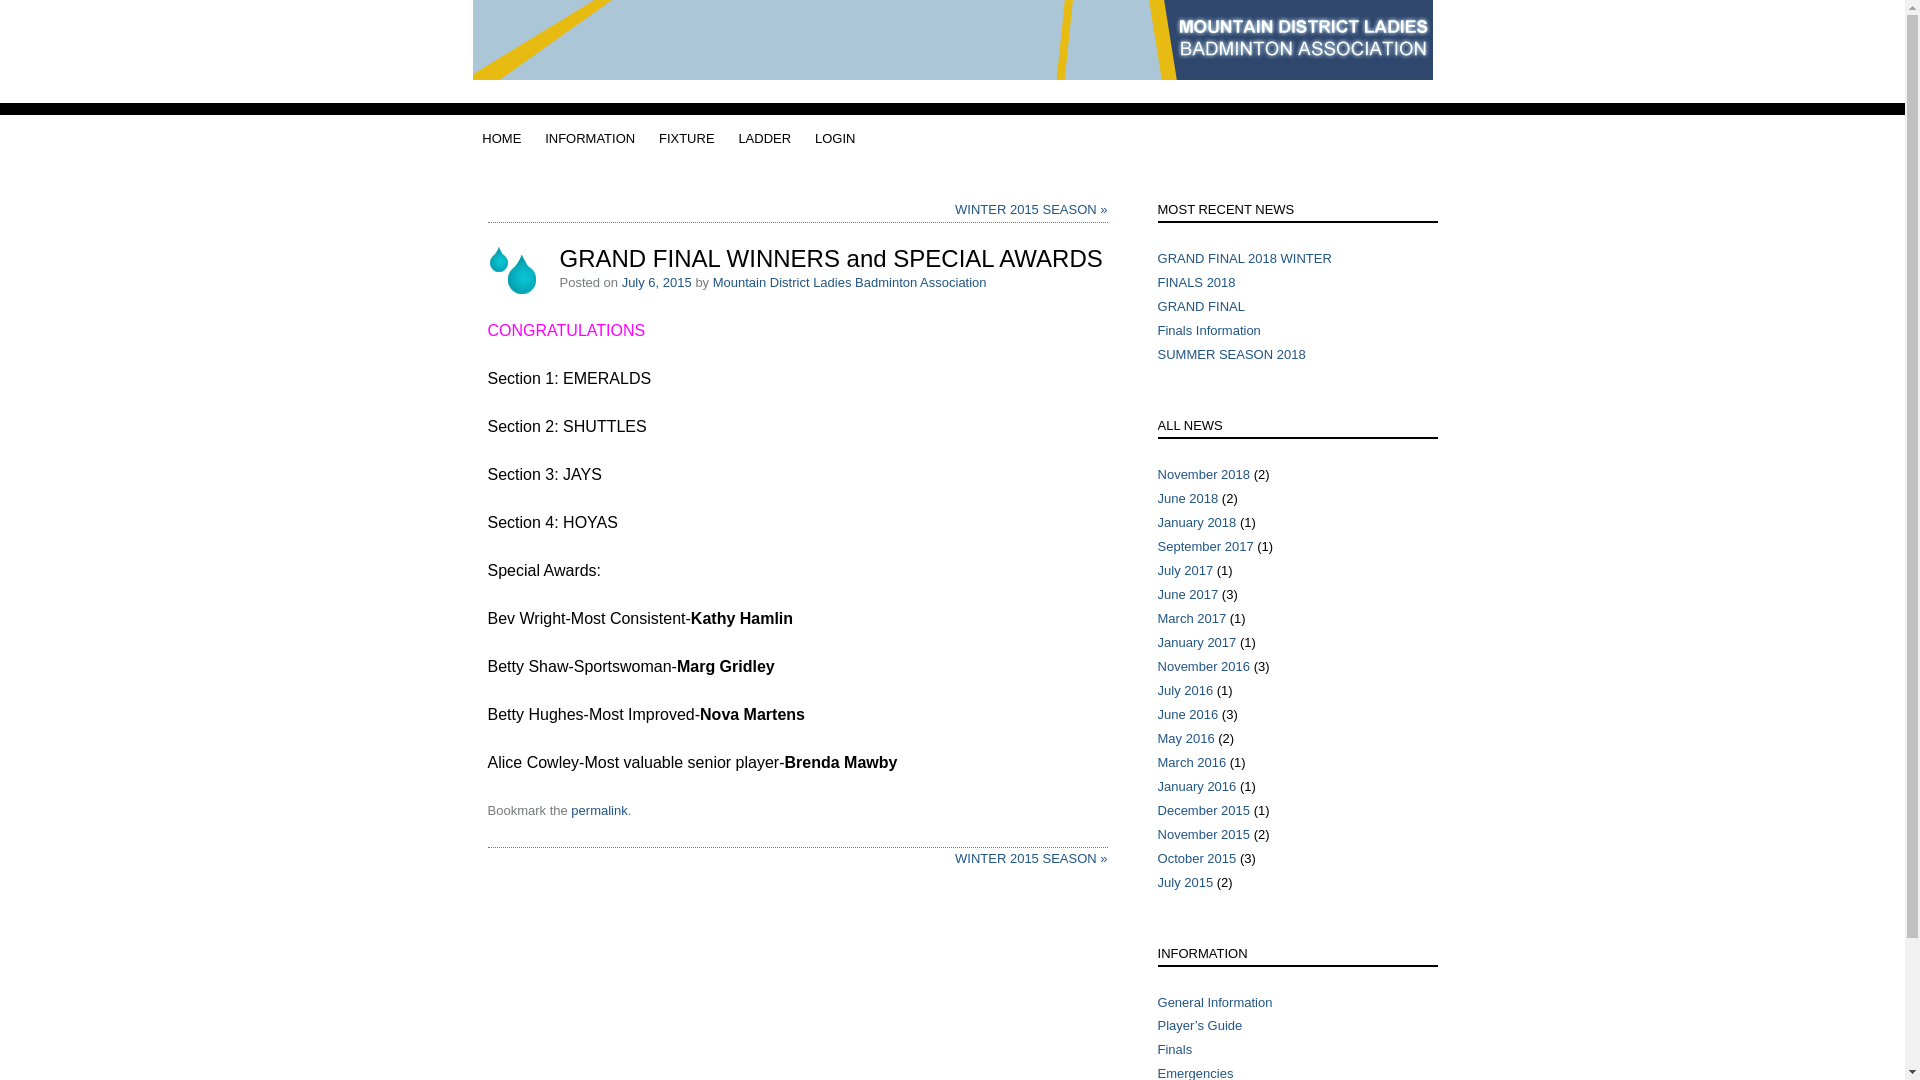 Image resolution: width=1920 pixels, height=1080 pixels. I want to click on 'November 2016', so click(1203, 666).